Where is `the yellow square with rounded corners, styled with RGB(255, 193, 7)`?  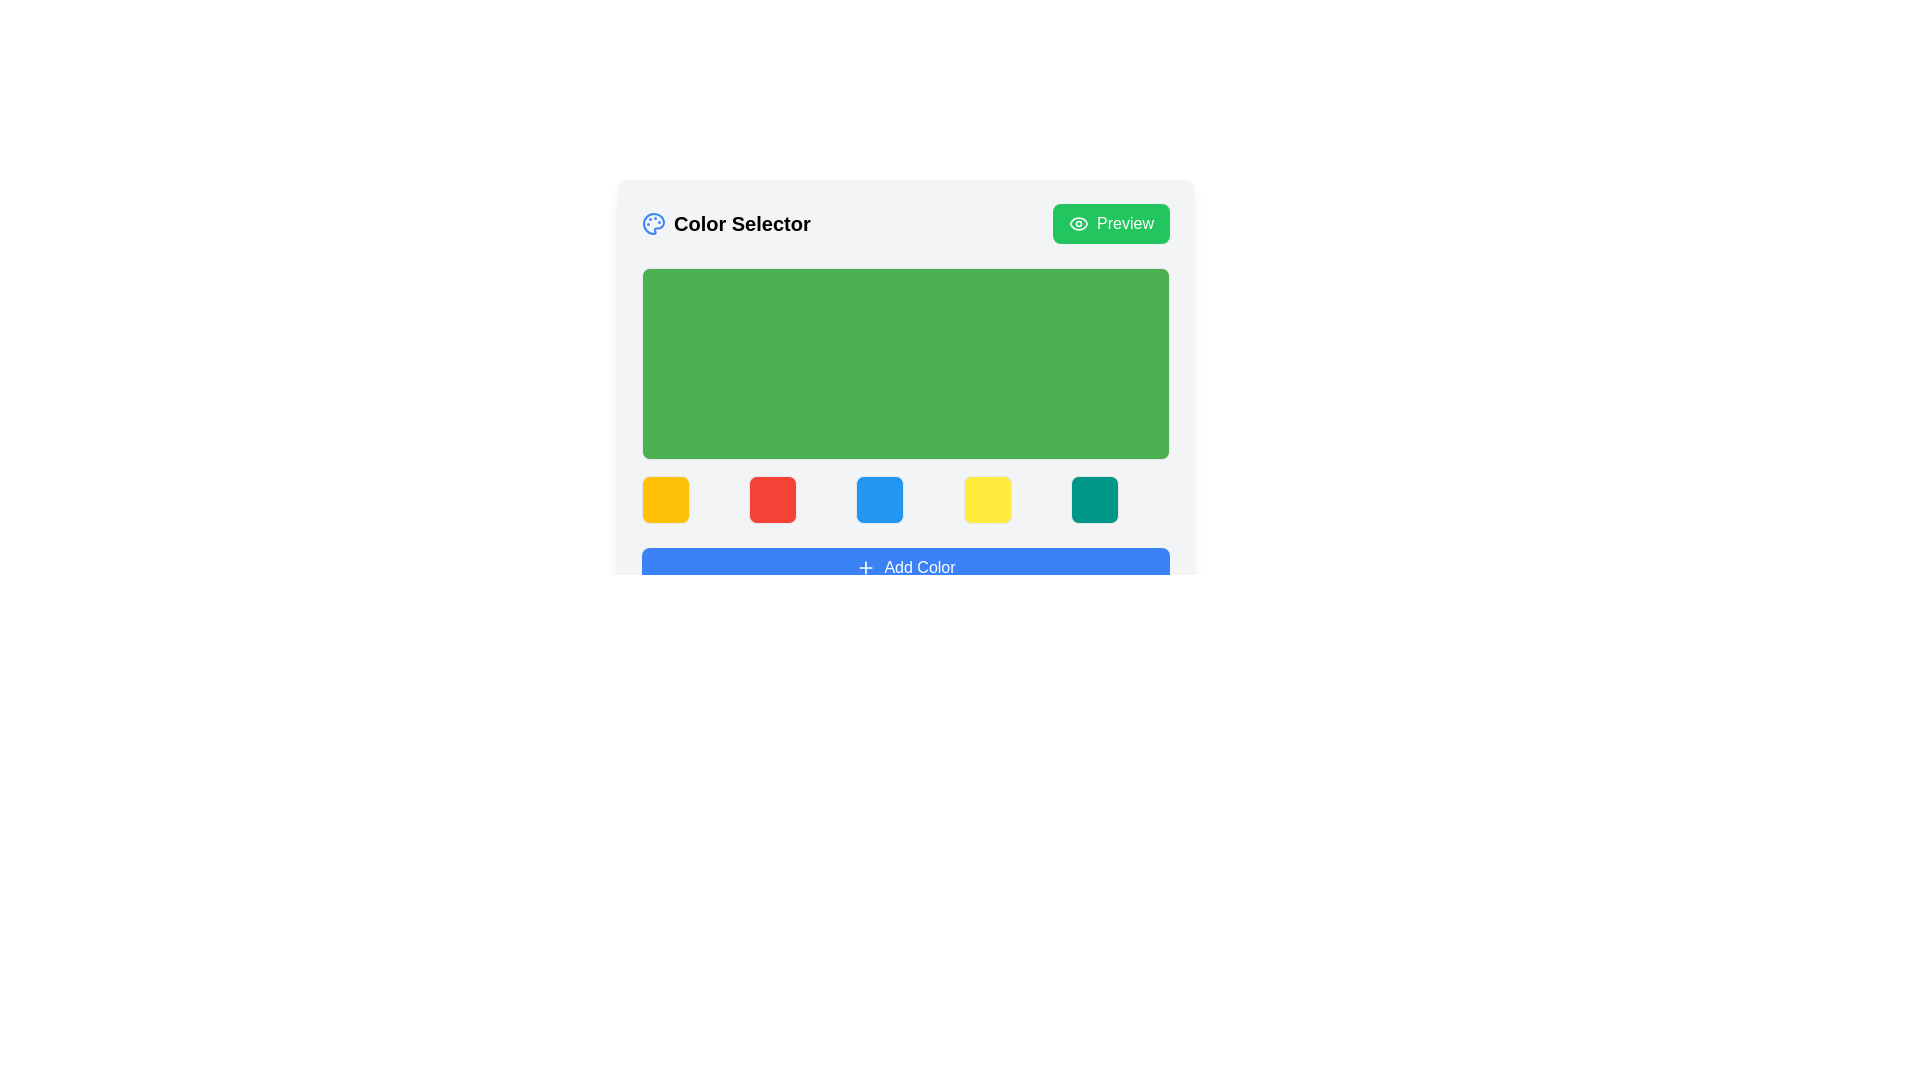
the yellow square with rounded corners, styled with RGB(255, 193, 7) is located at coordinates (666, 499).